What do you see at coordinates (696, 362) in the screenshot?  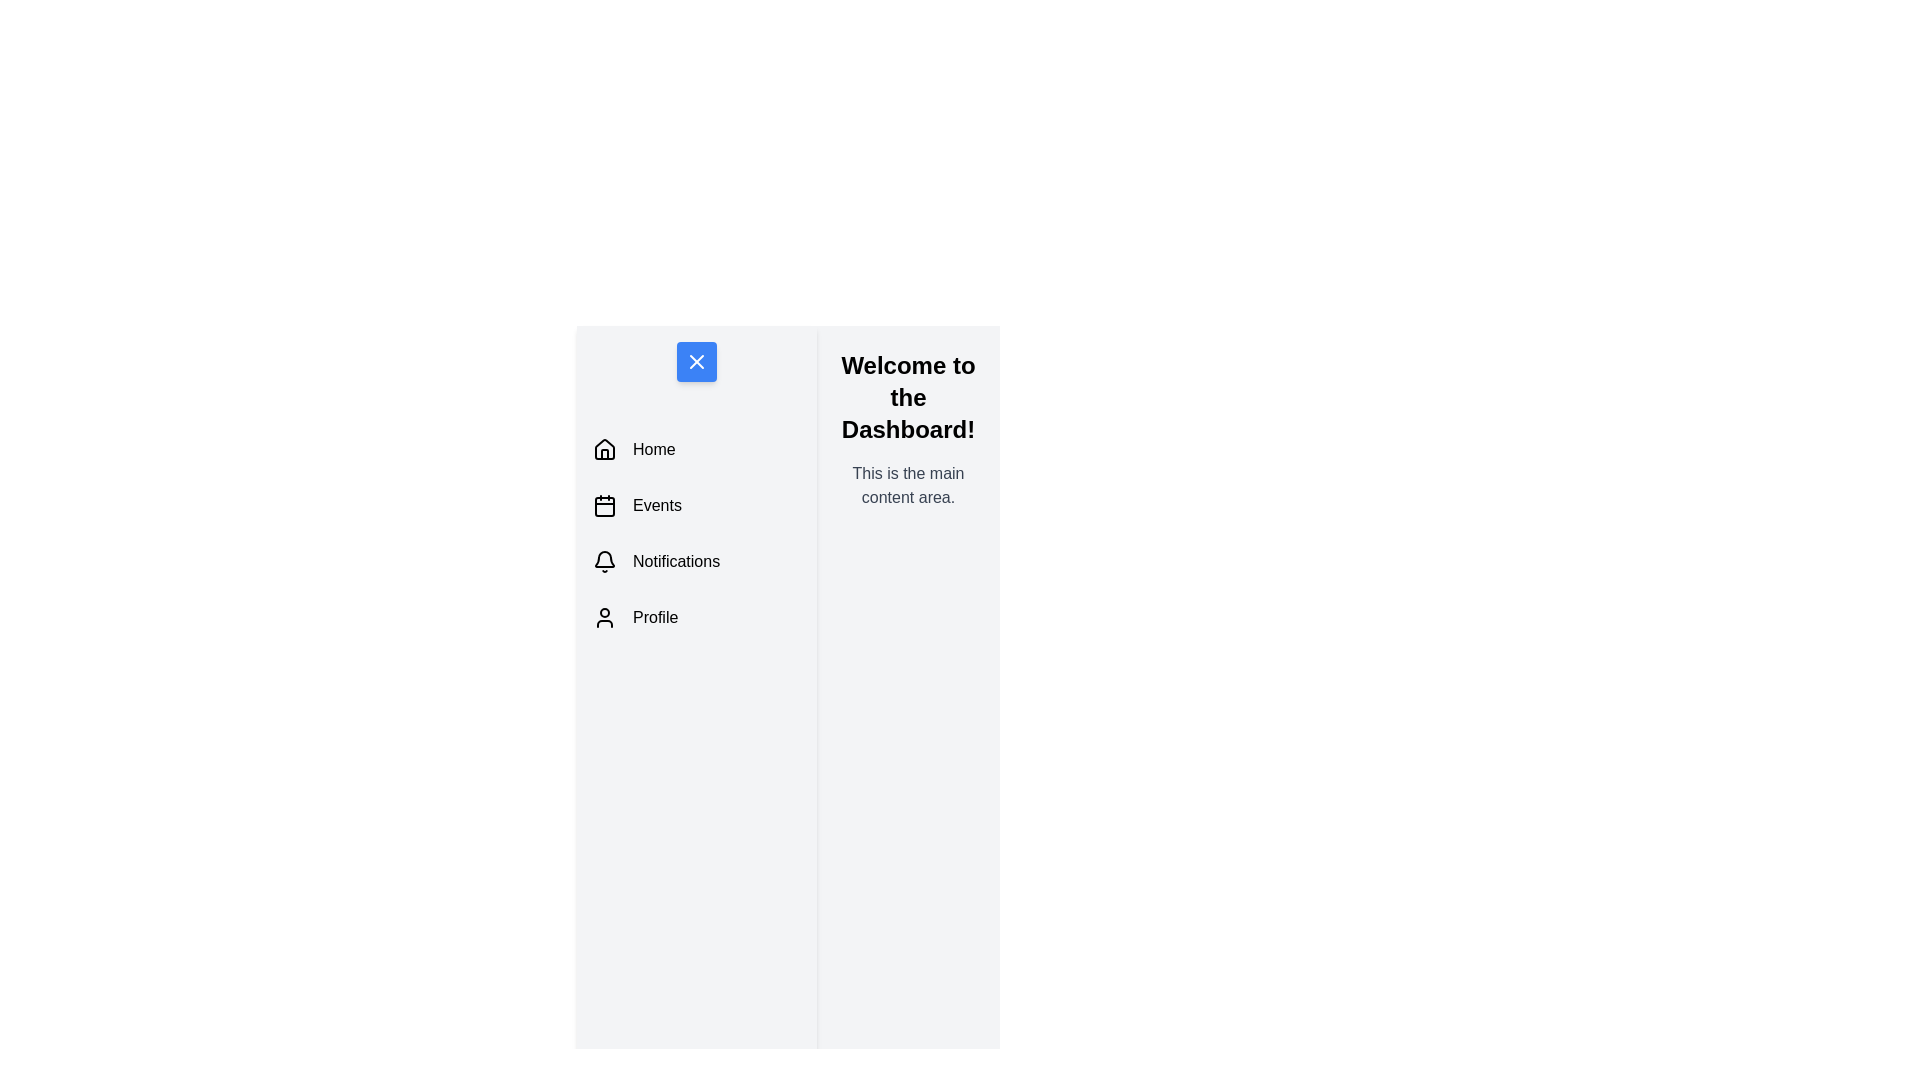 I see `the small diagonal cross icon used as a close or cancel symbol within the blue rectangular button at the top of the left sidebar` at bounding box center [696, 362].